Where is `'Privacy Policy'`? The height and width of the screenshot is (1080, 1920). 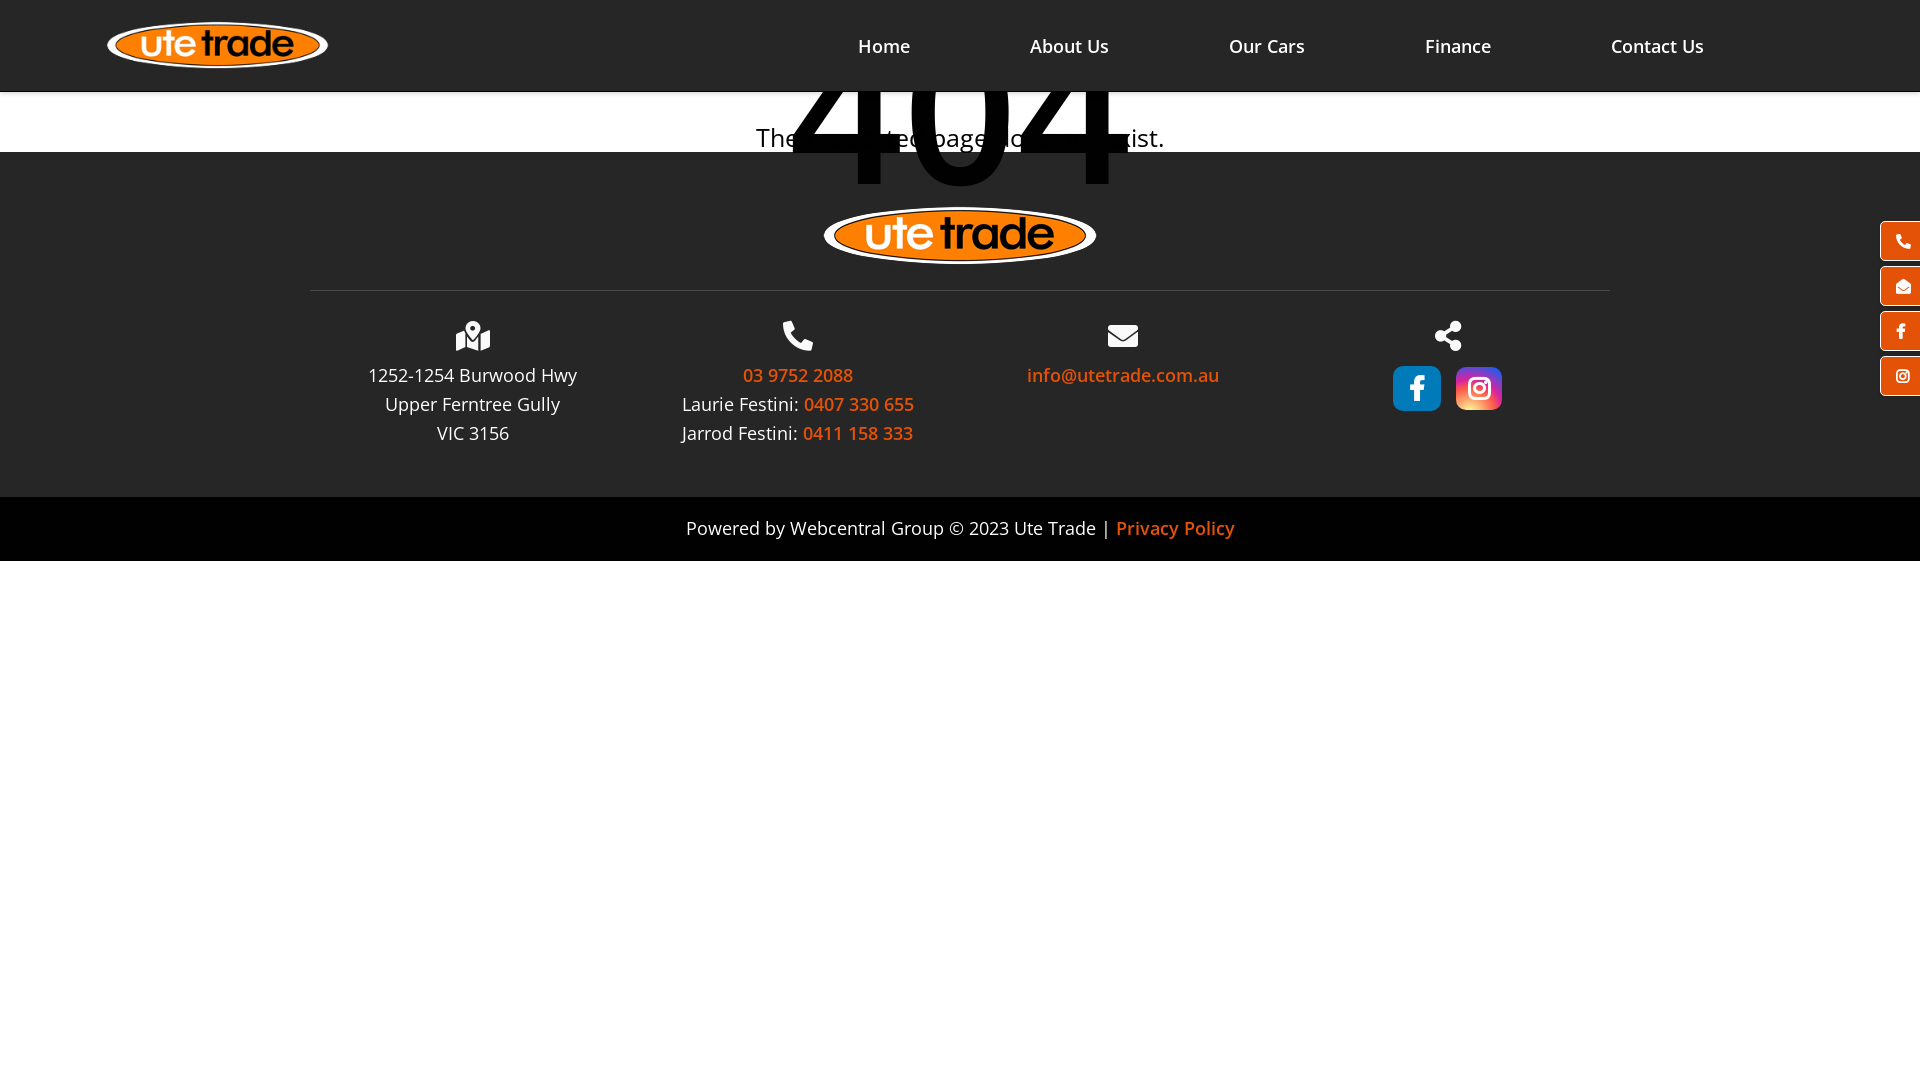
'Privacy Policy' is located at coordinates (1175, 527).